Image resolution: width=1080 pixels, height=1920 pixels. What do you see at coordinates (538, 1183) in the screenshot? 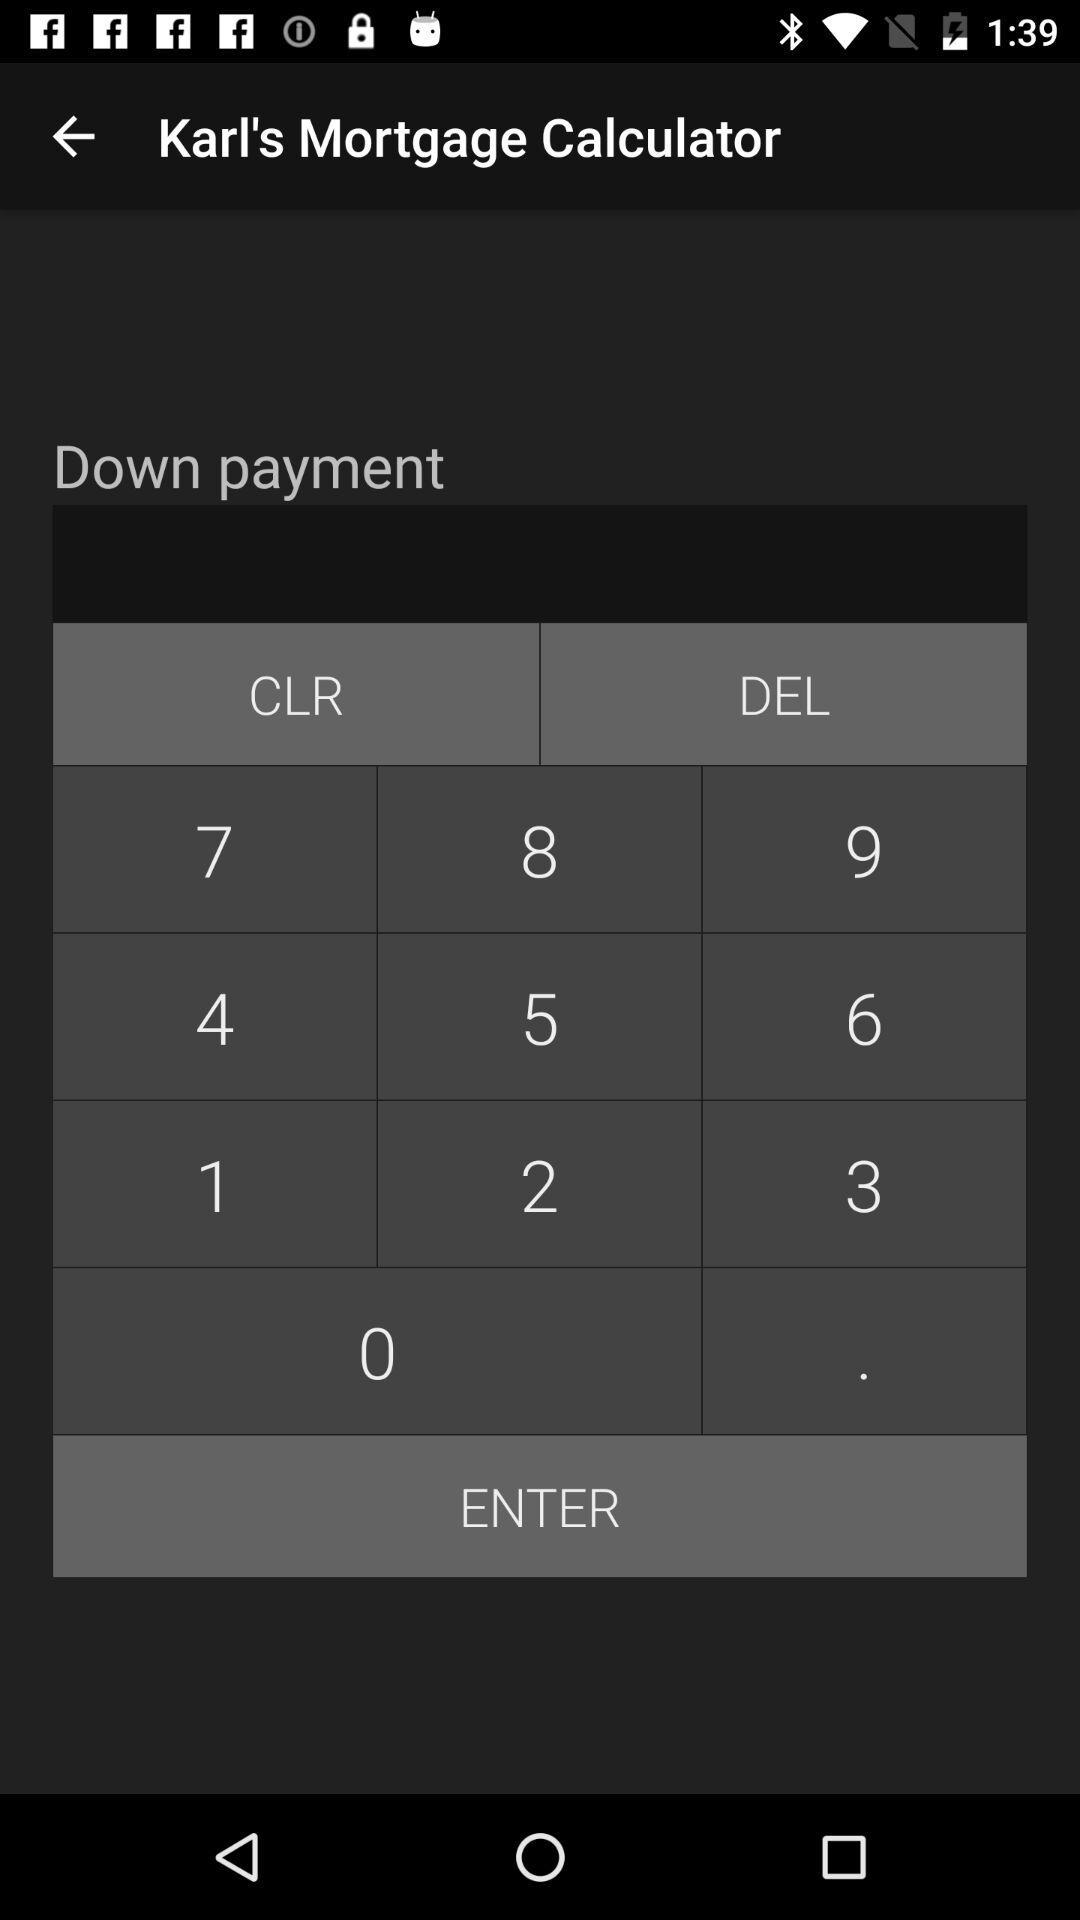
I see `2 icon` at bounding box center [538, 1183].